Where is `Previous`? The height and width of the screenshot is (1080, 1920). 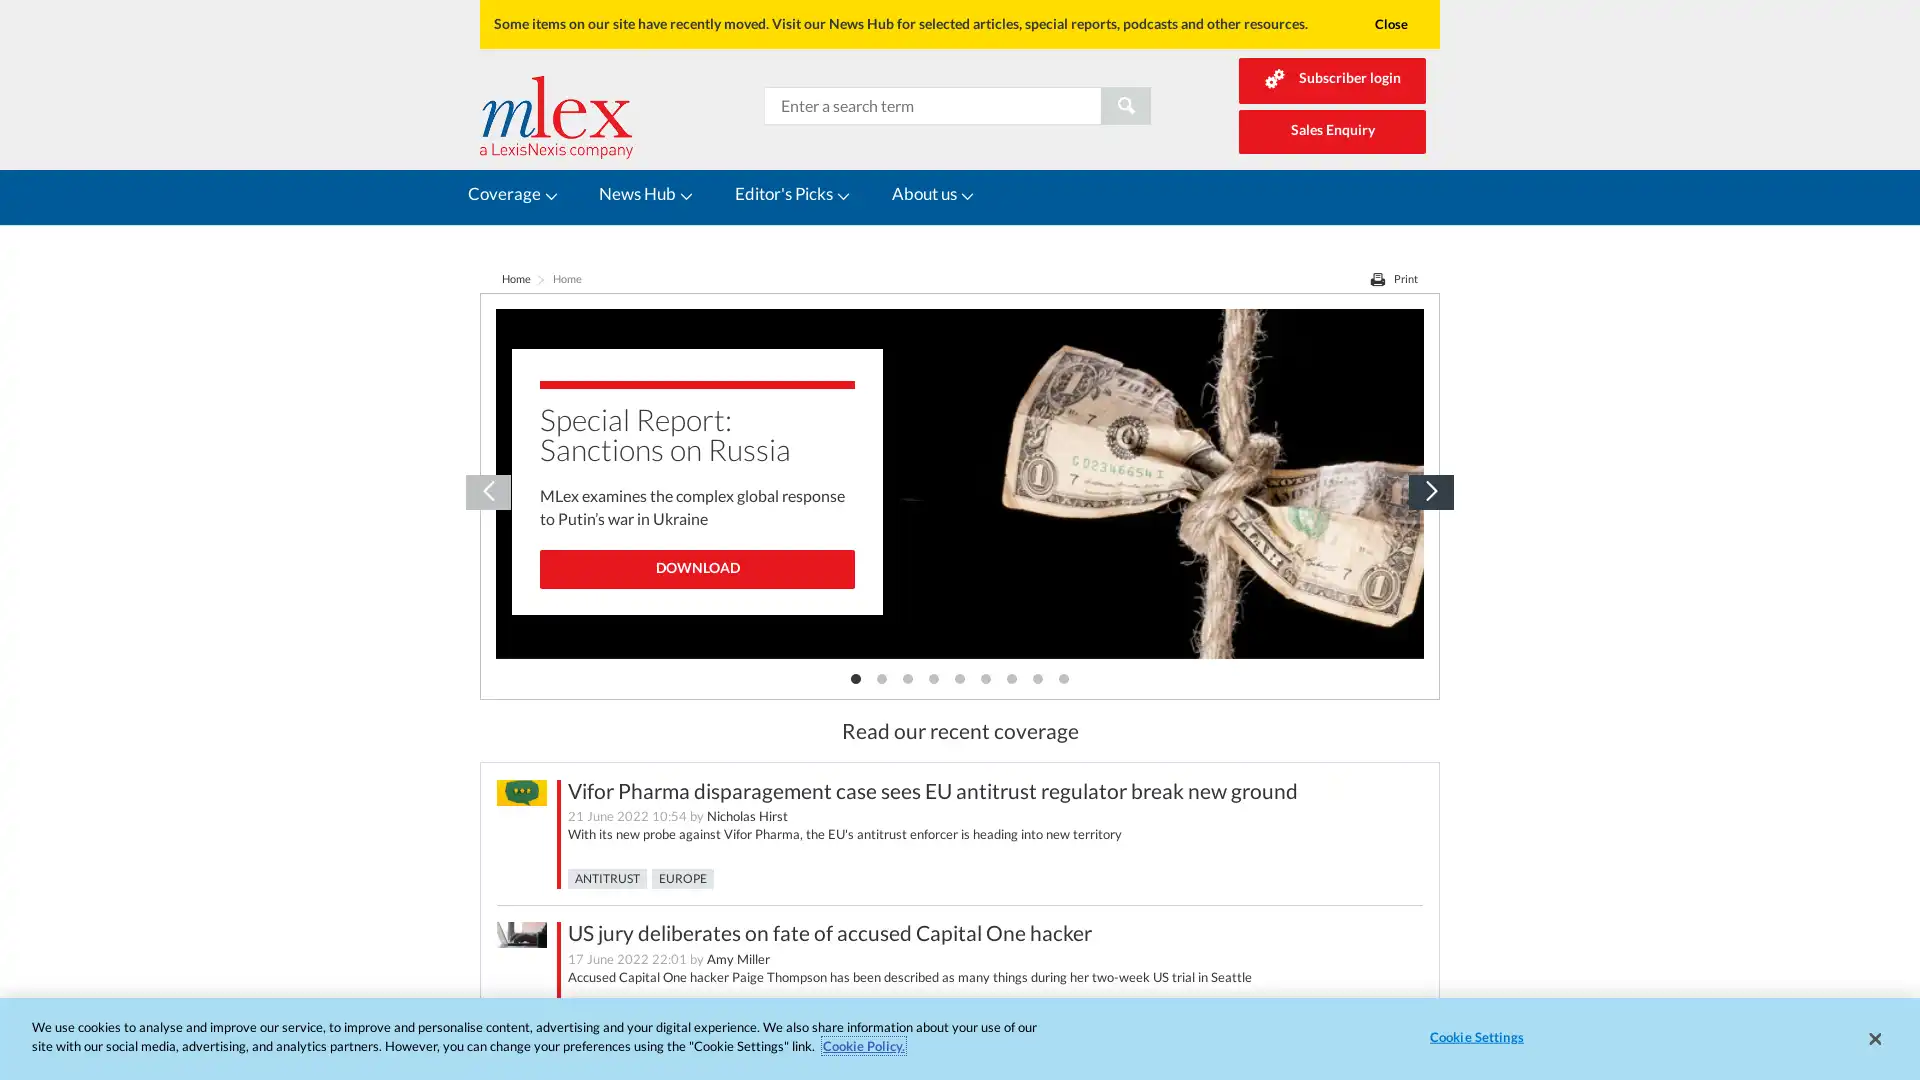 Previous is located at coordinates (488, 462).